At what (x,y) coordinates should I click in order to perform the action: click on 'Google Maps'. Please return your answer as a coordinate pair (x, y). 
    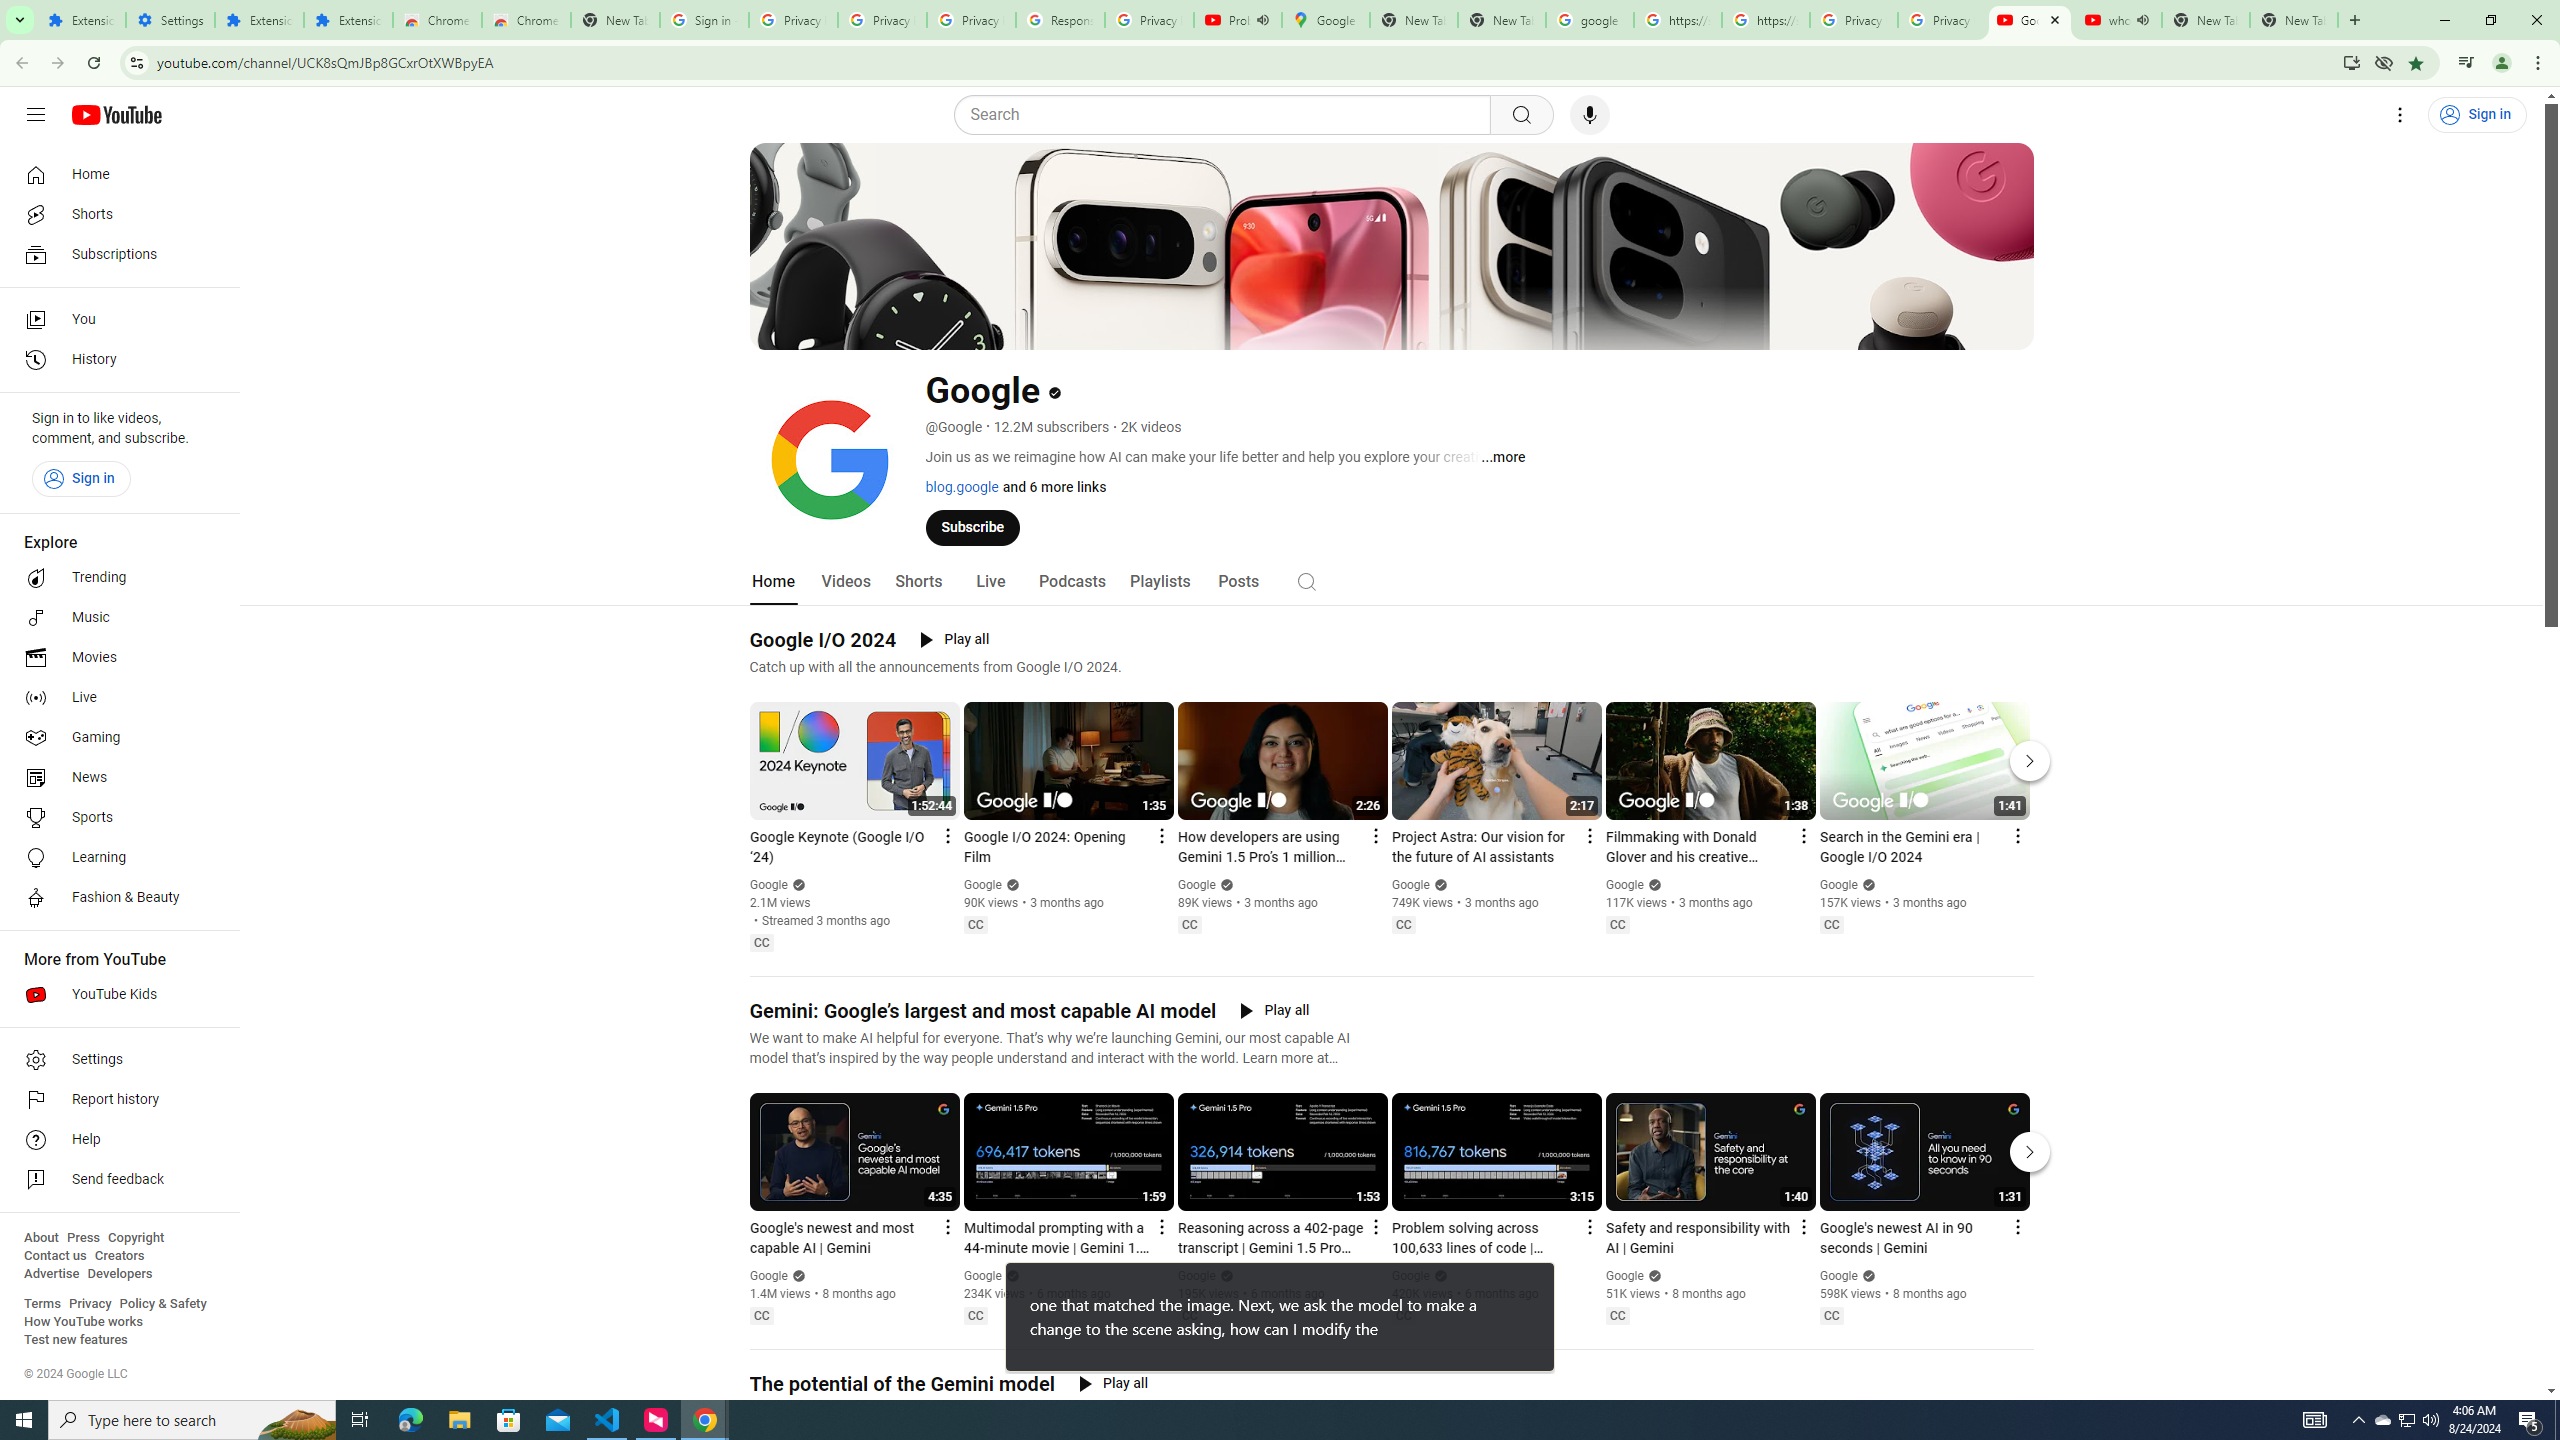
    Looking at the image, I should click on (1325, 19).